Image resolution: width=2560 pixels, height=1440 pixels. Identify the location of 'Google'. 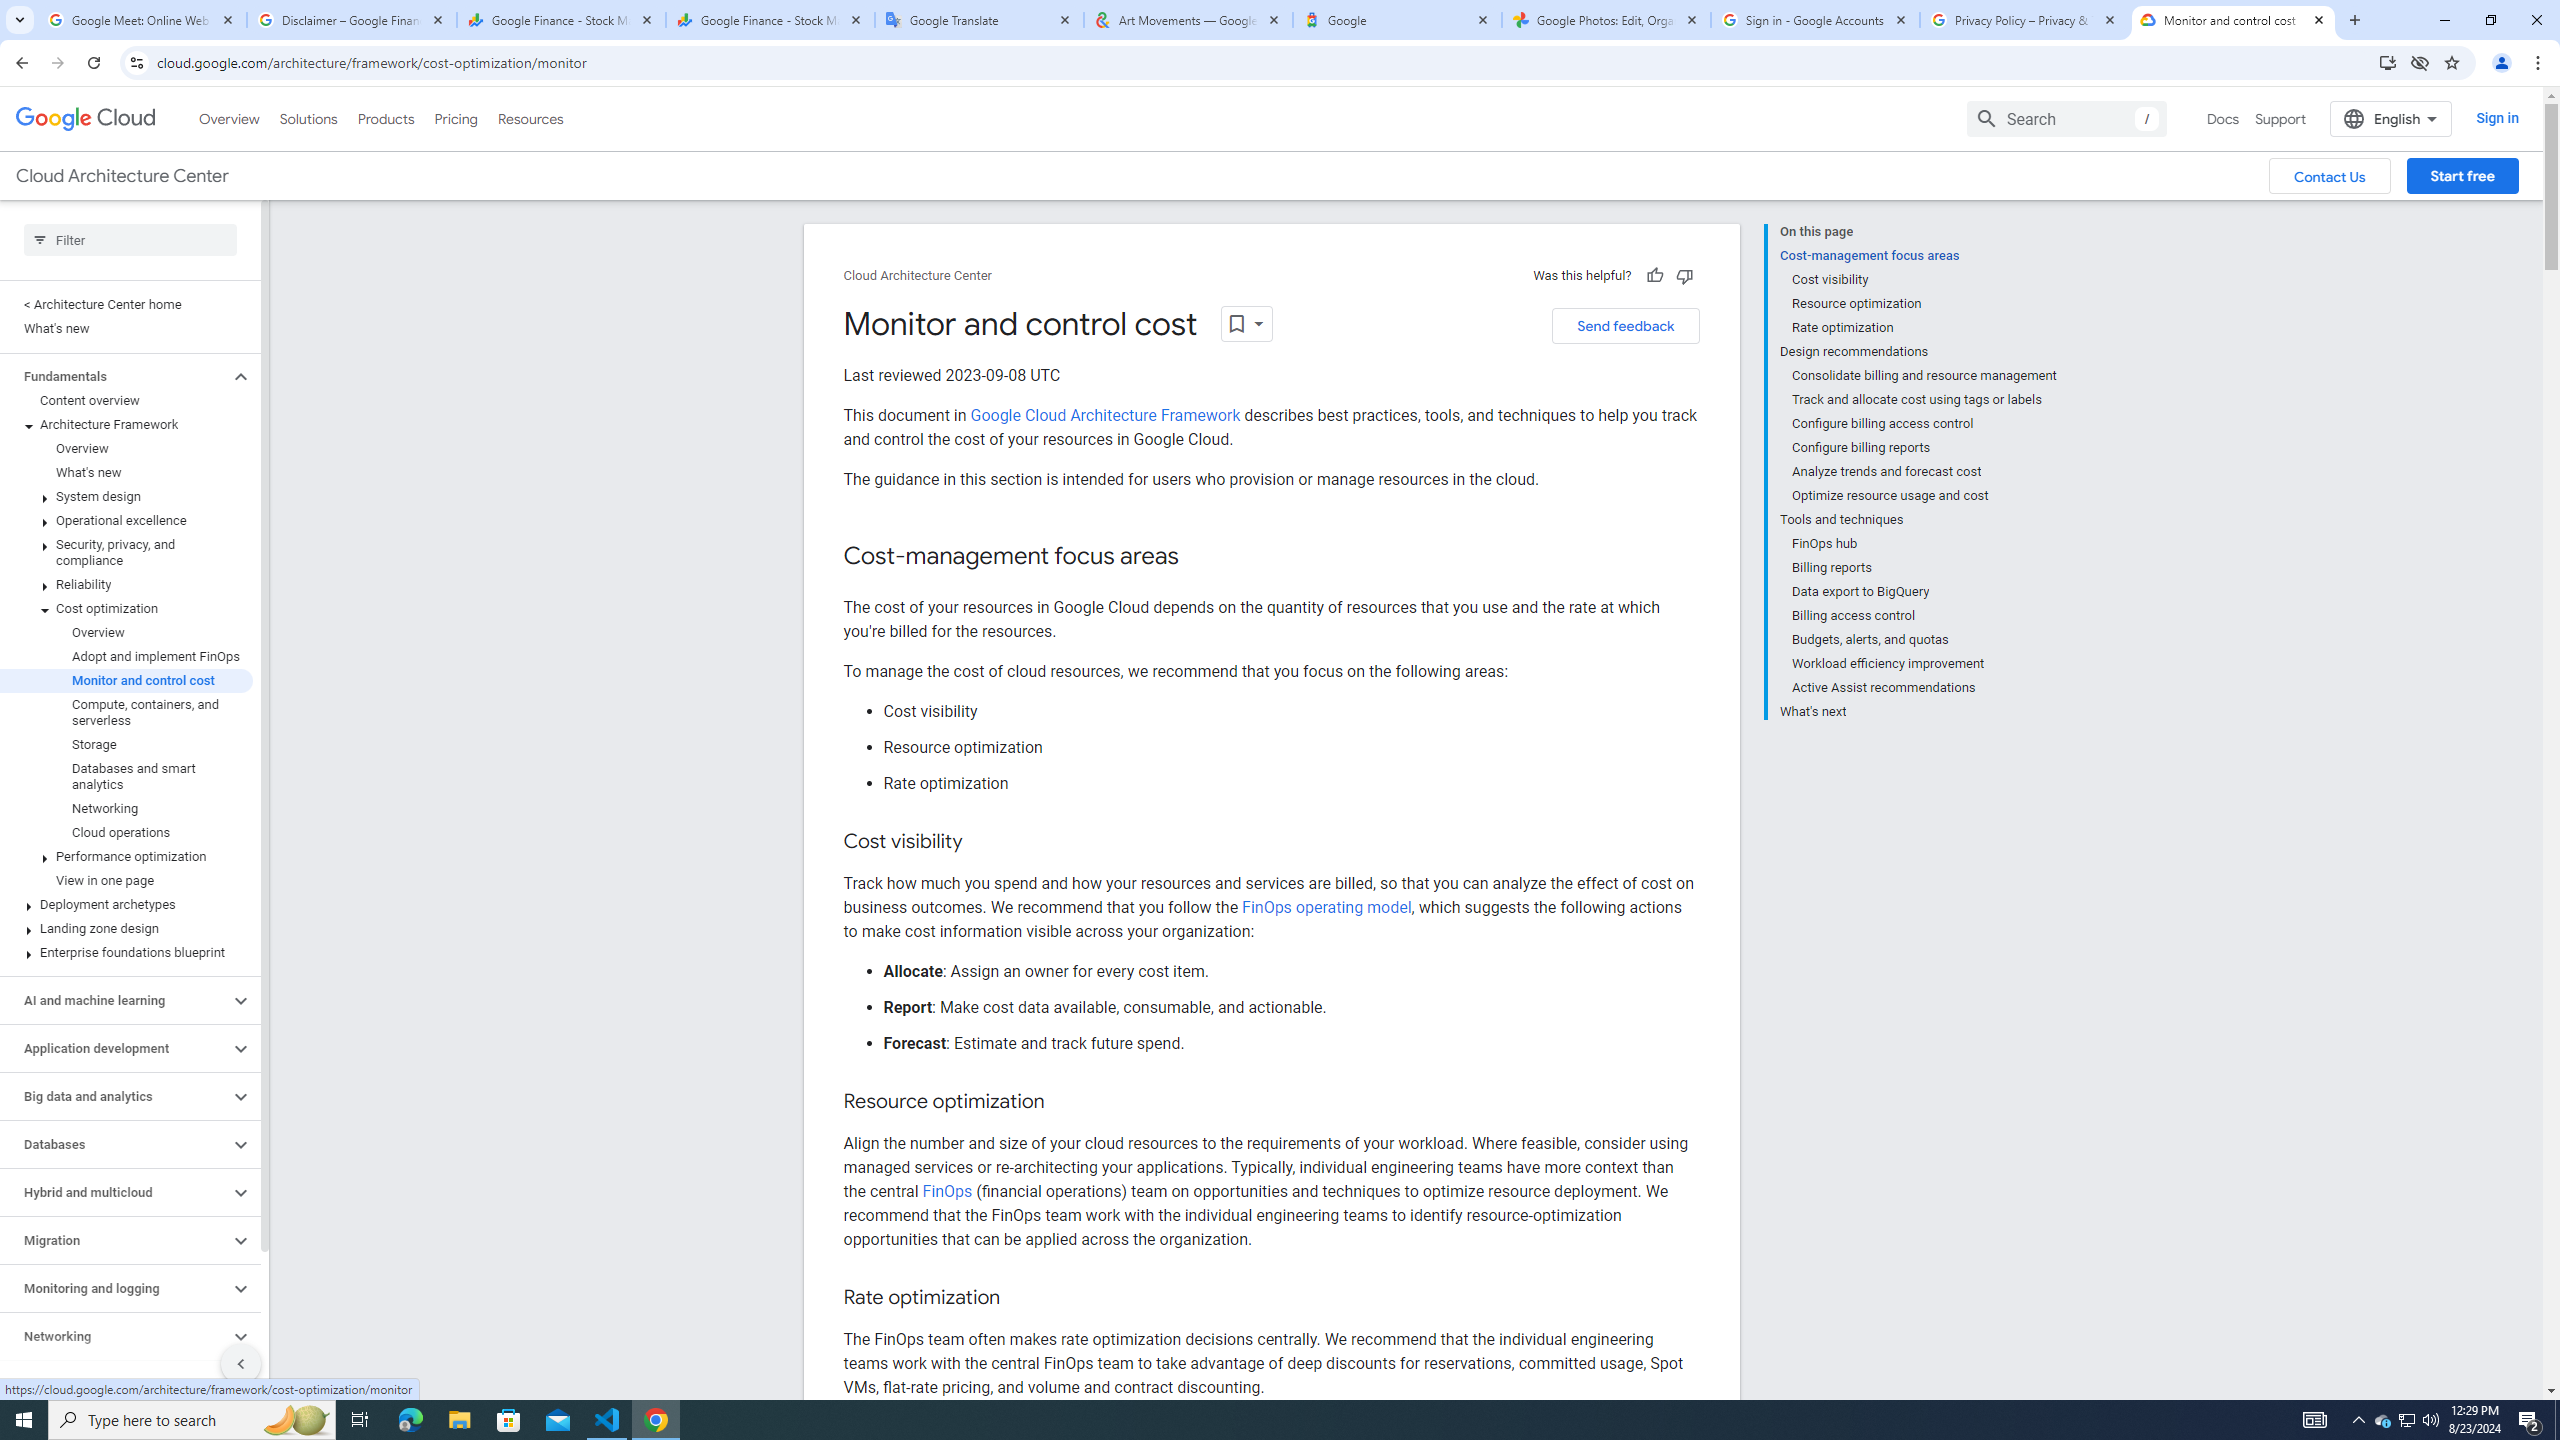
(1397, 19).